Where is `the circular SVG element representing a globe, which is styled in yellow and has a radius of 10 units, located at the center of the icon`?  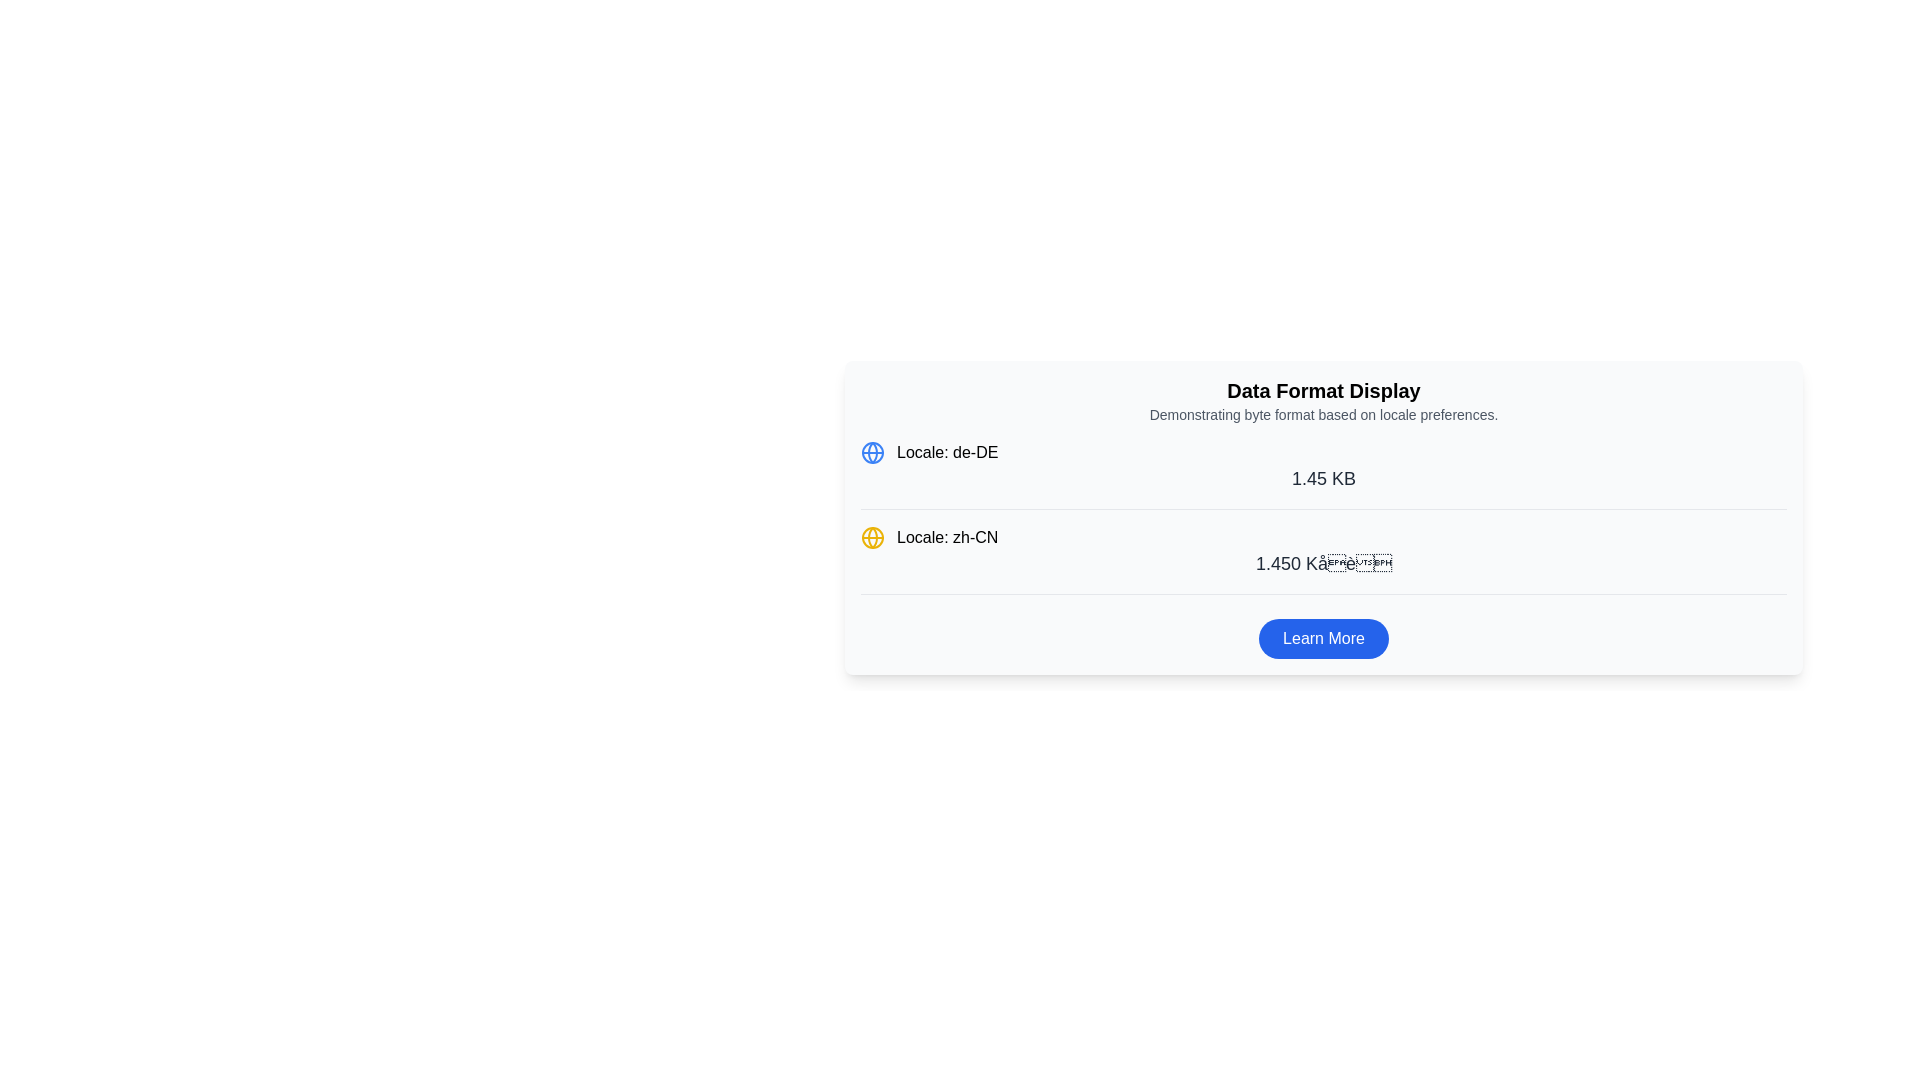 the circular SVG element representing a globe, which is styled in yellow and has a radius of 10 units, located at the center of the icon is located at coordinates (873, 536).